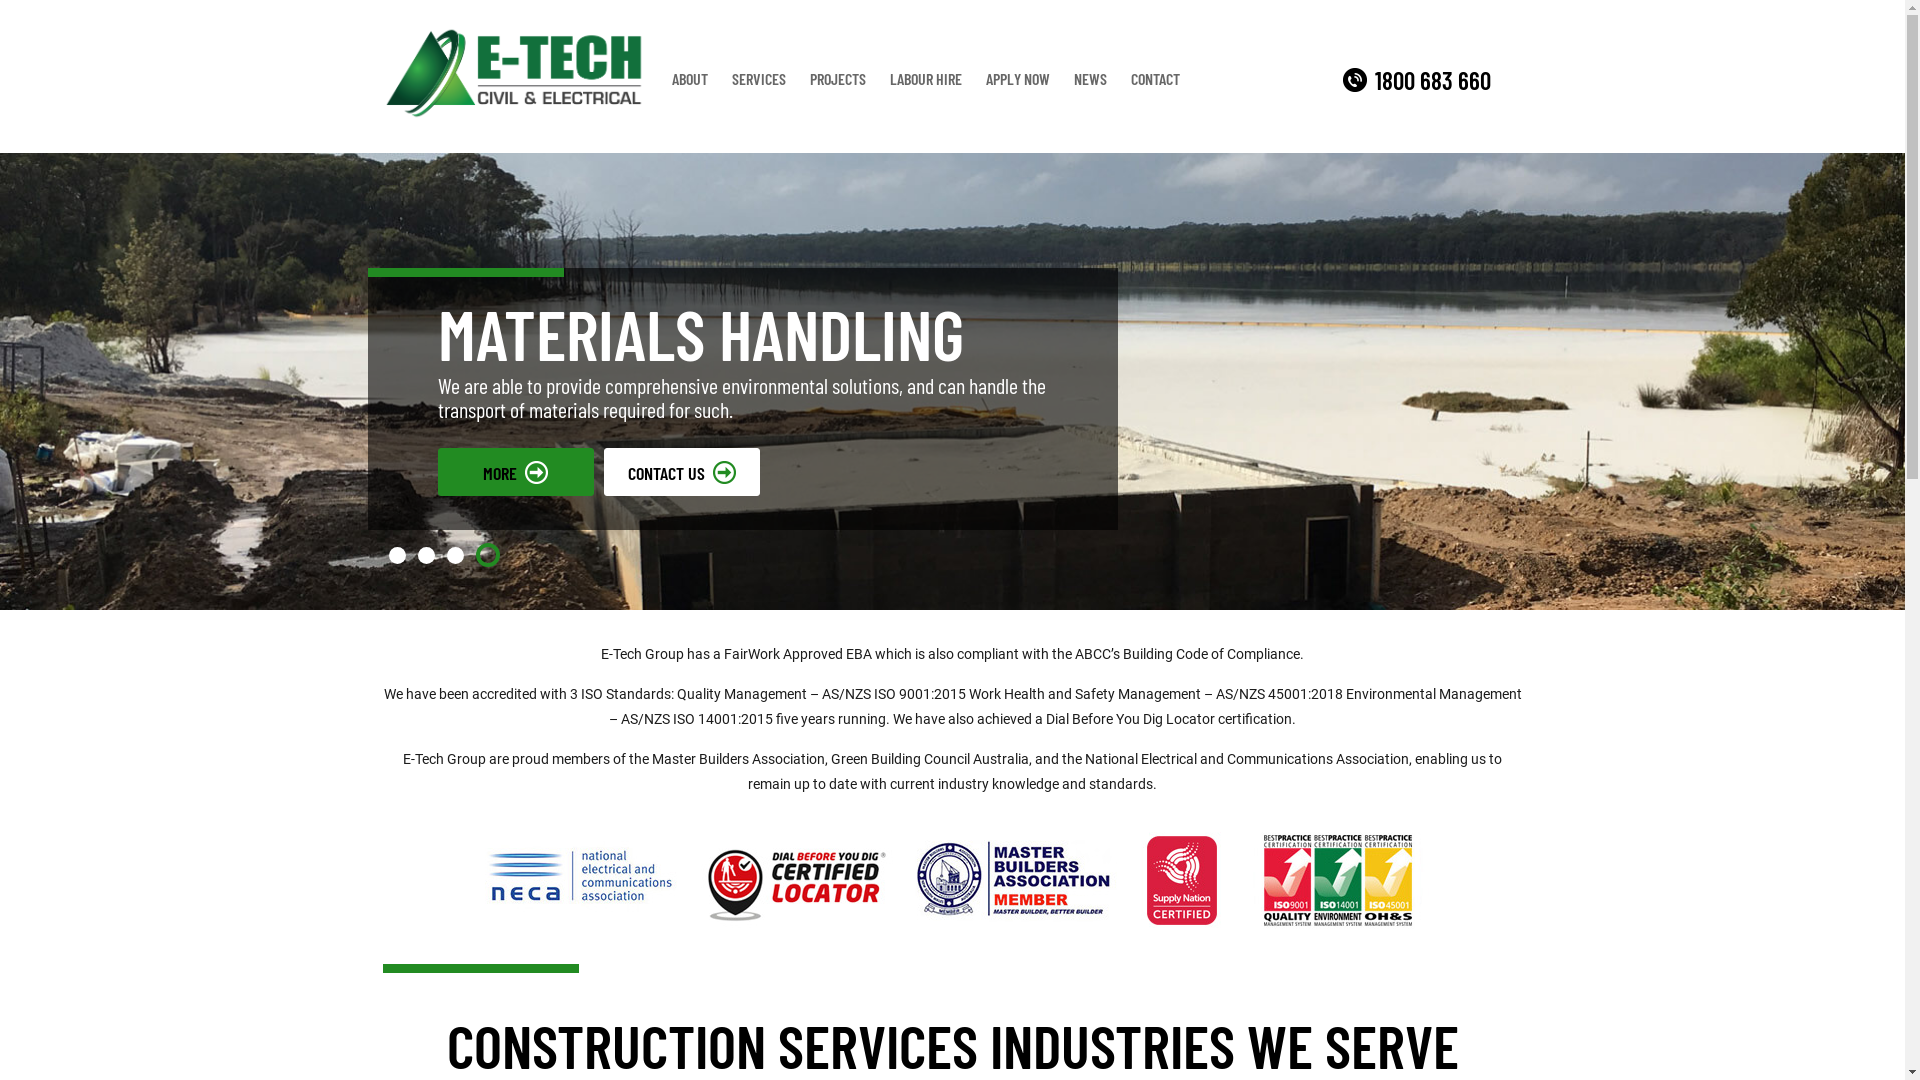 Image resolution: width=1920 pixels, height=1080 pixels. I want to click on 'NEWS', so click(1089, 77).